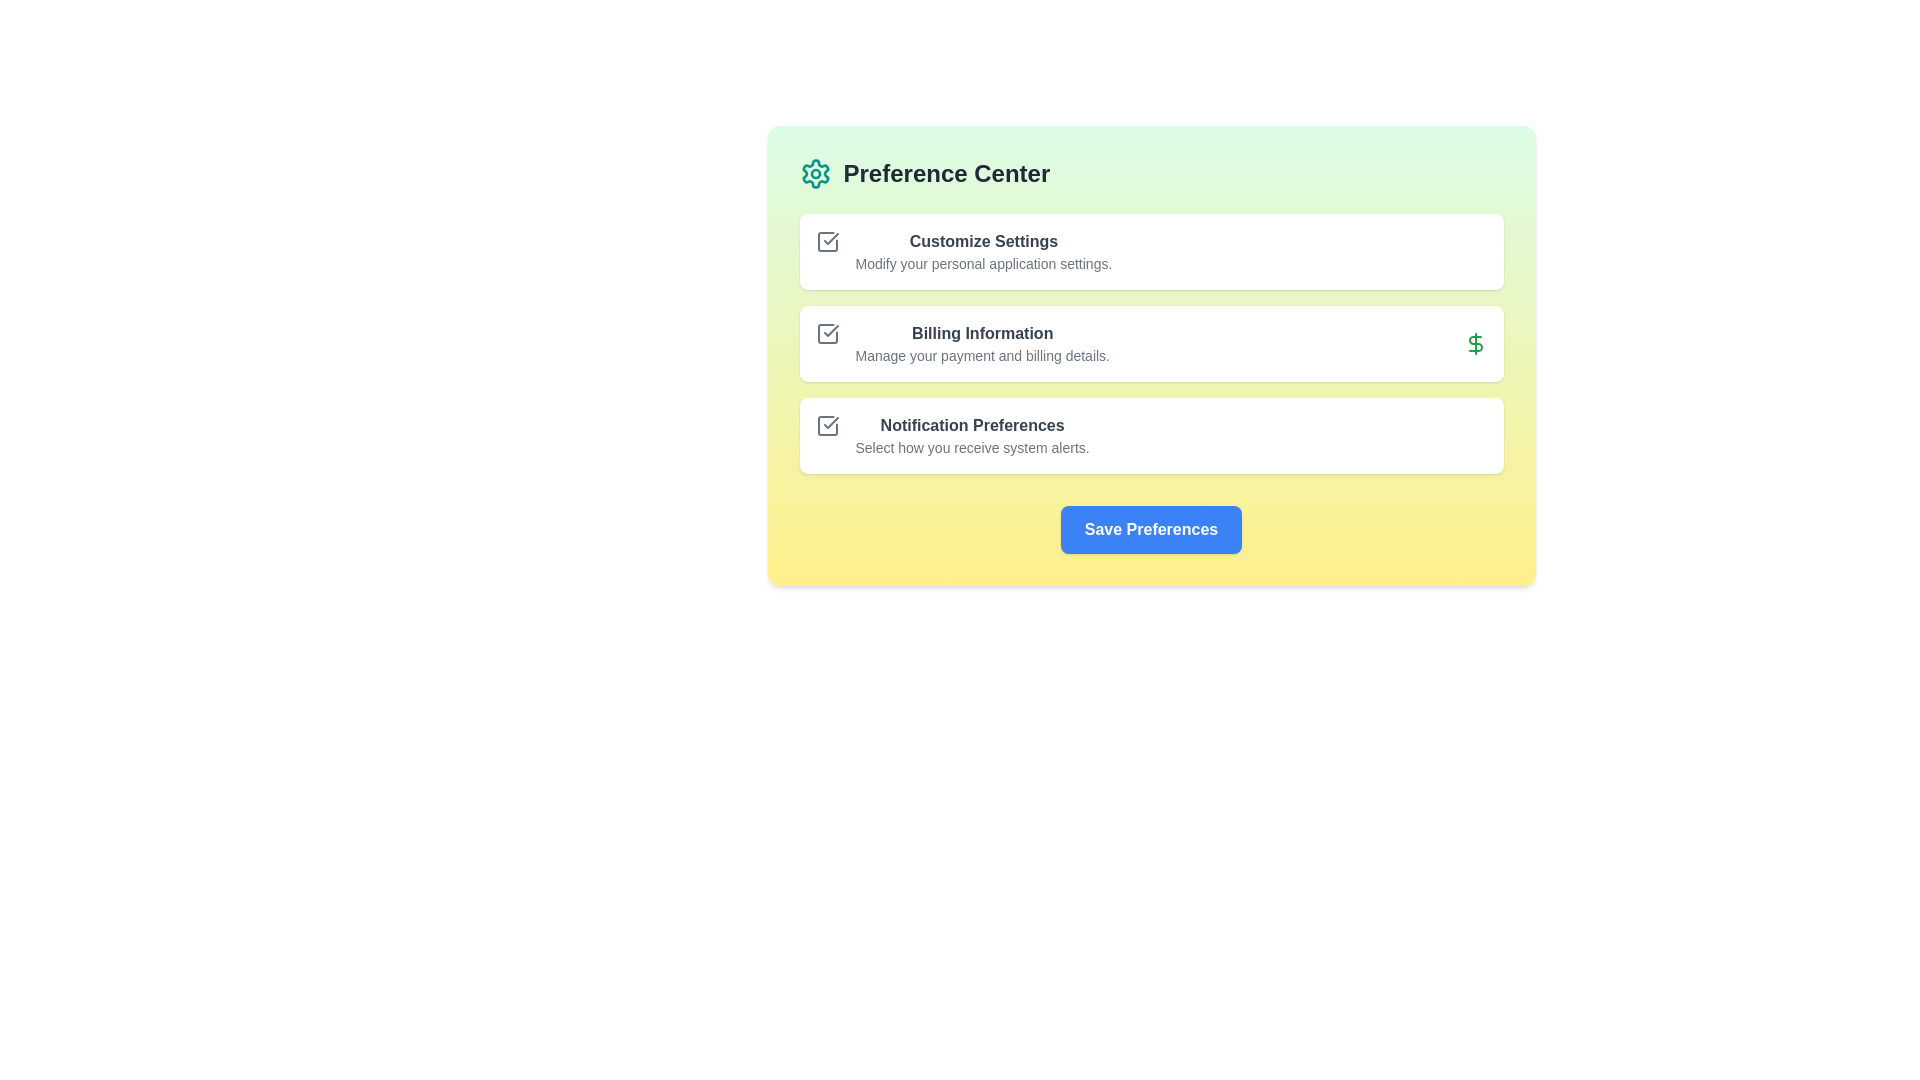 The height and width of the screenshot is (1080, 1920). Describe the element at coordinates (1151, 342) in the screenshot. I see `the second card in the vertical list that provides access to managing payment and billing details, located between the 'Customize Settings' and 'Notification Preferences' cards` at that location.